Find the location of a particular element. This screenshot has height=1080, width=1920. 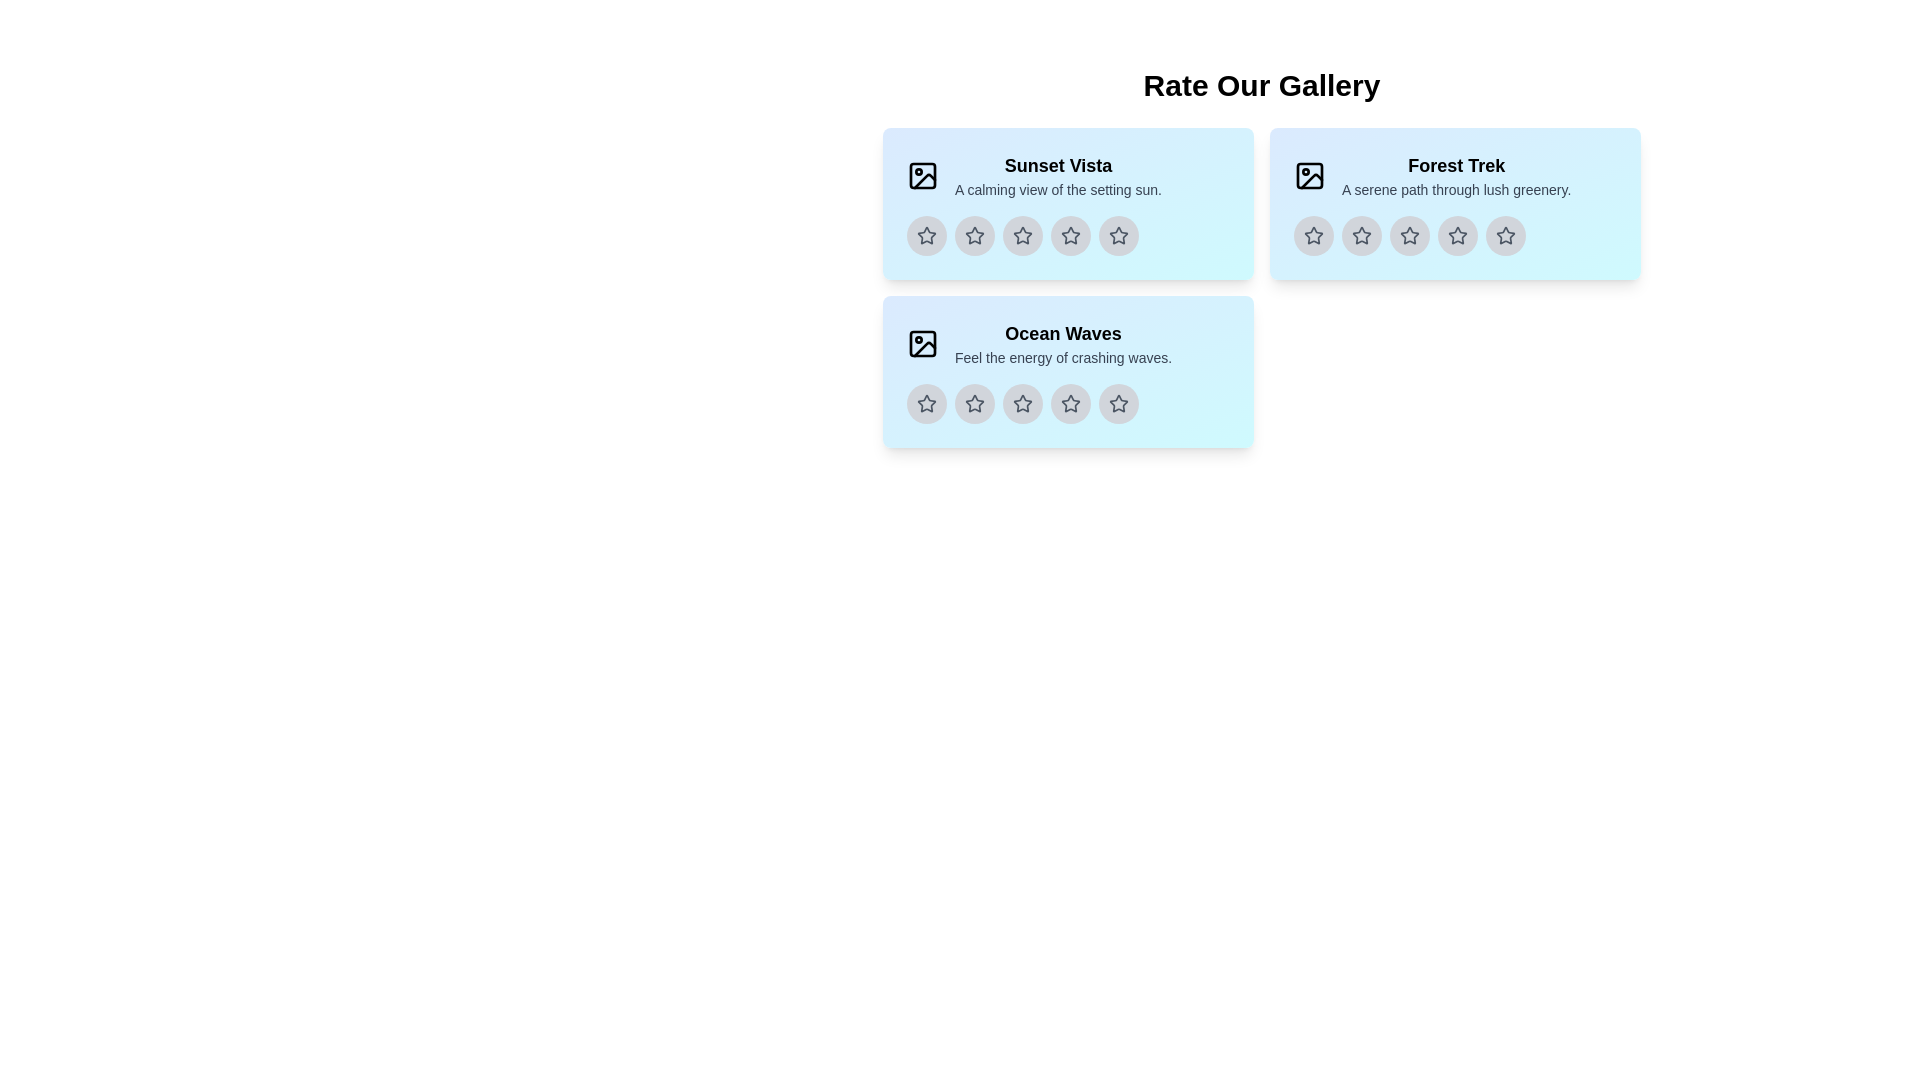

the second rating star located in the second row under the 'Ocean Waves' header is located at coordinates (1022, 403).